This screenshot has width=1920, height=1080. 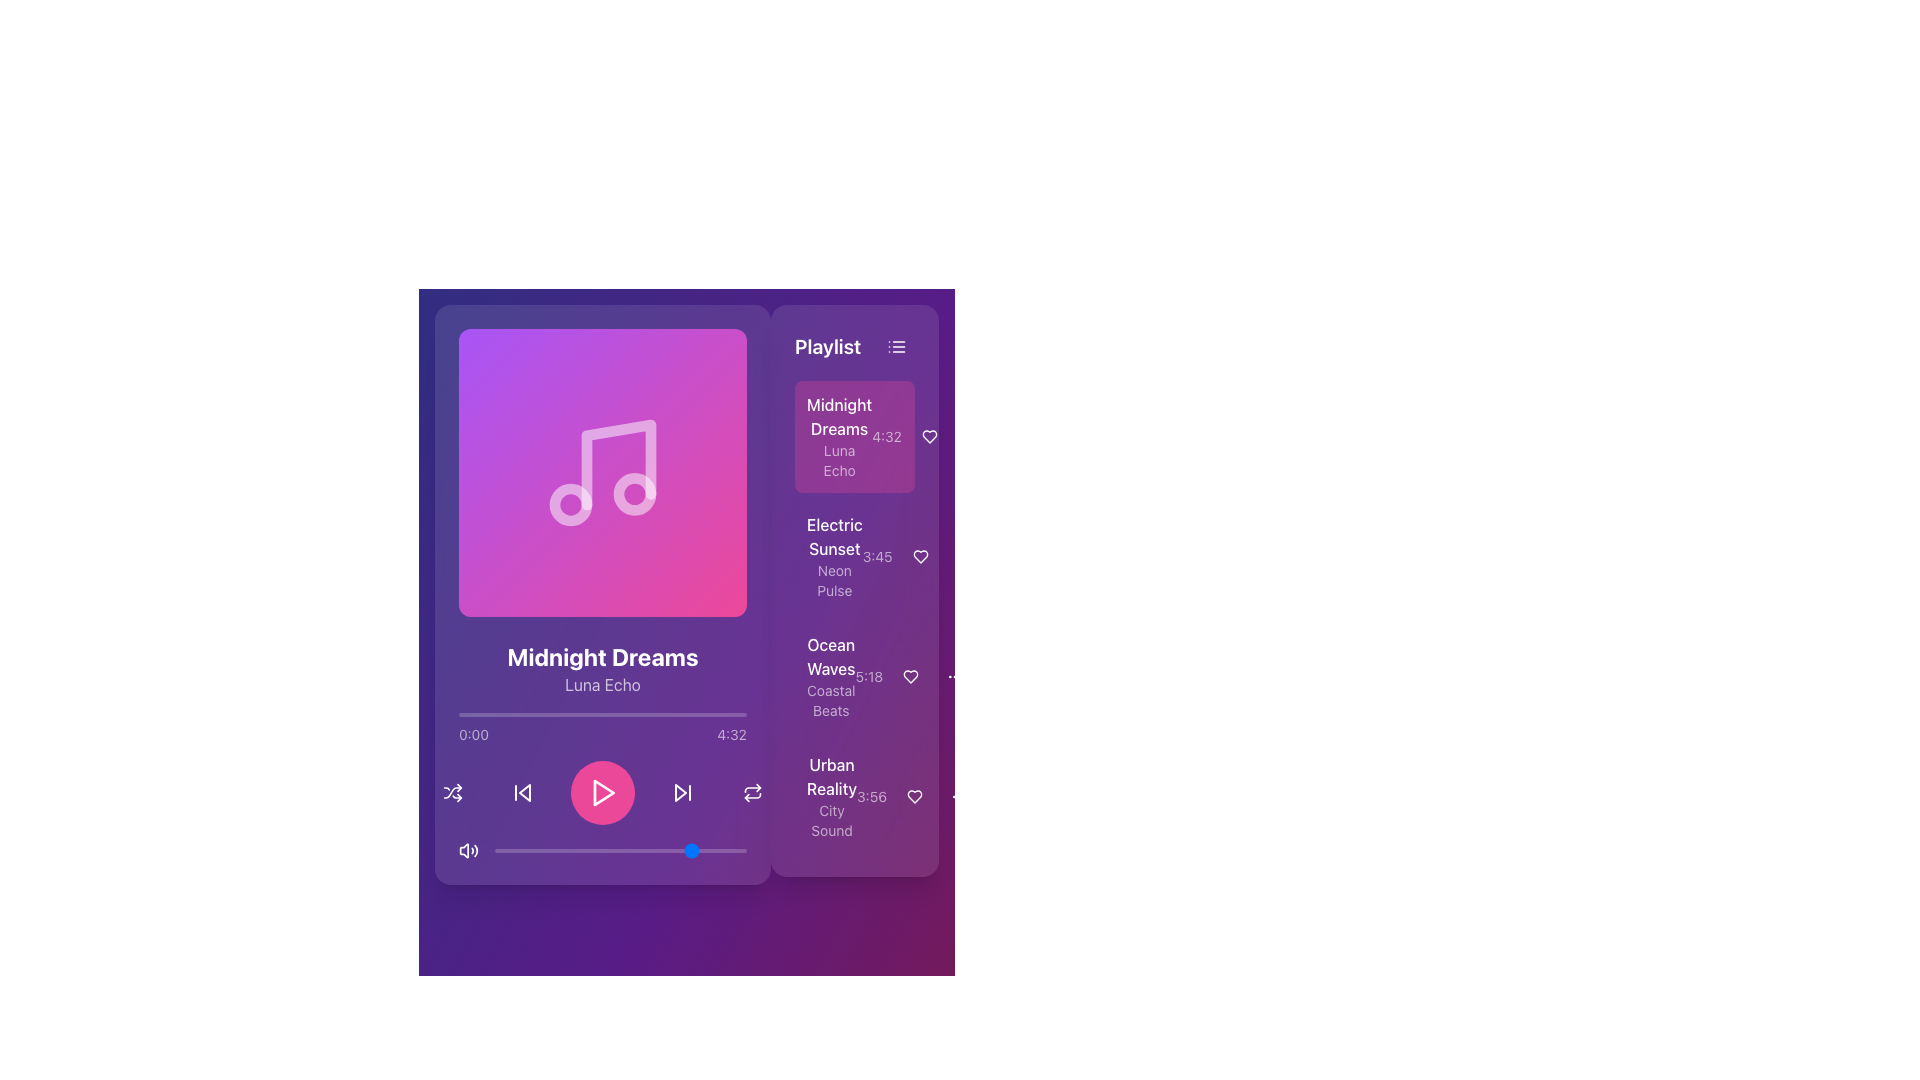 I want to click on the text label displaying 'Ocean Waves' and 'Coastal Beats' in the playlist interface, which is the third item in the list, so click(x=831, y=676).